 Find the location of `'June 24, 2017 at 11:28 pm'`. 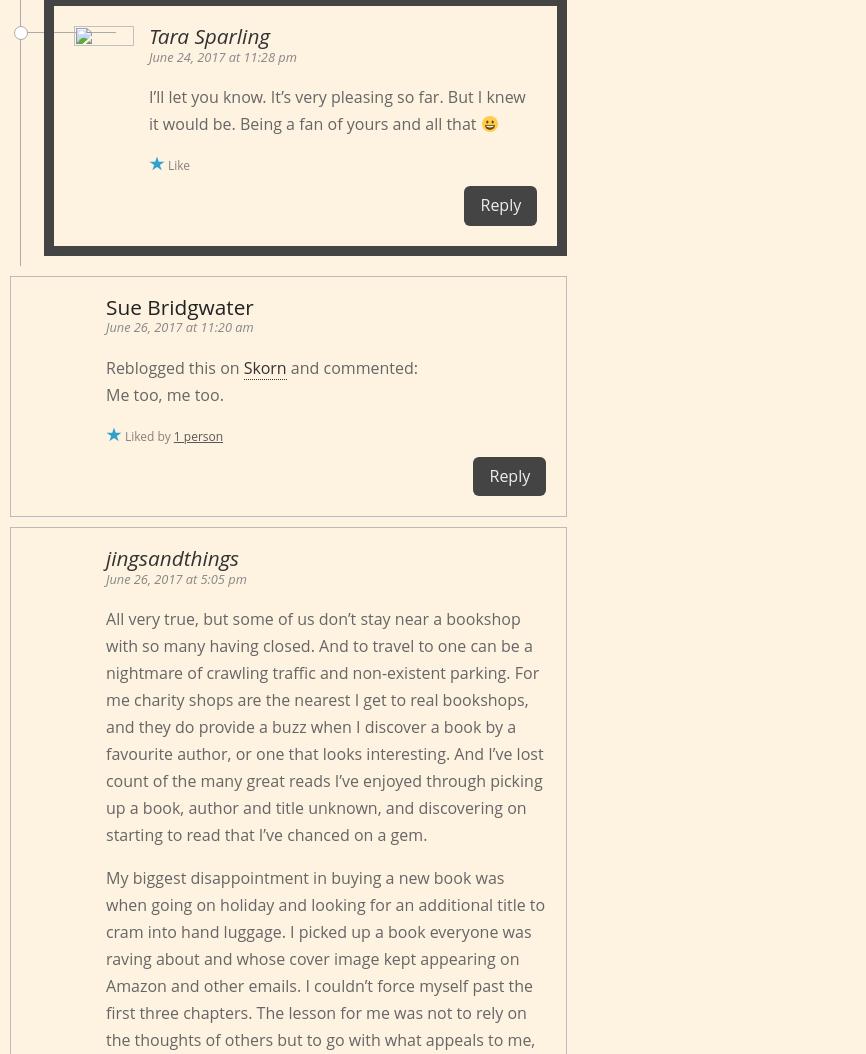

'June 24, 2017 at 11:28 pm' is located at coordinates (149, 54).